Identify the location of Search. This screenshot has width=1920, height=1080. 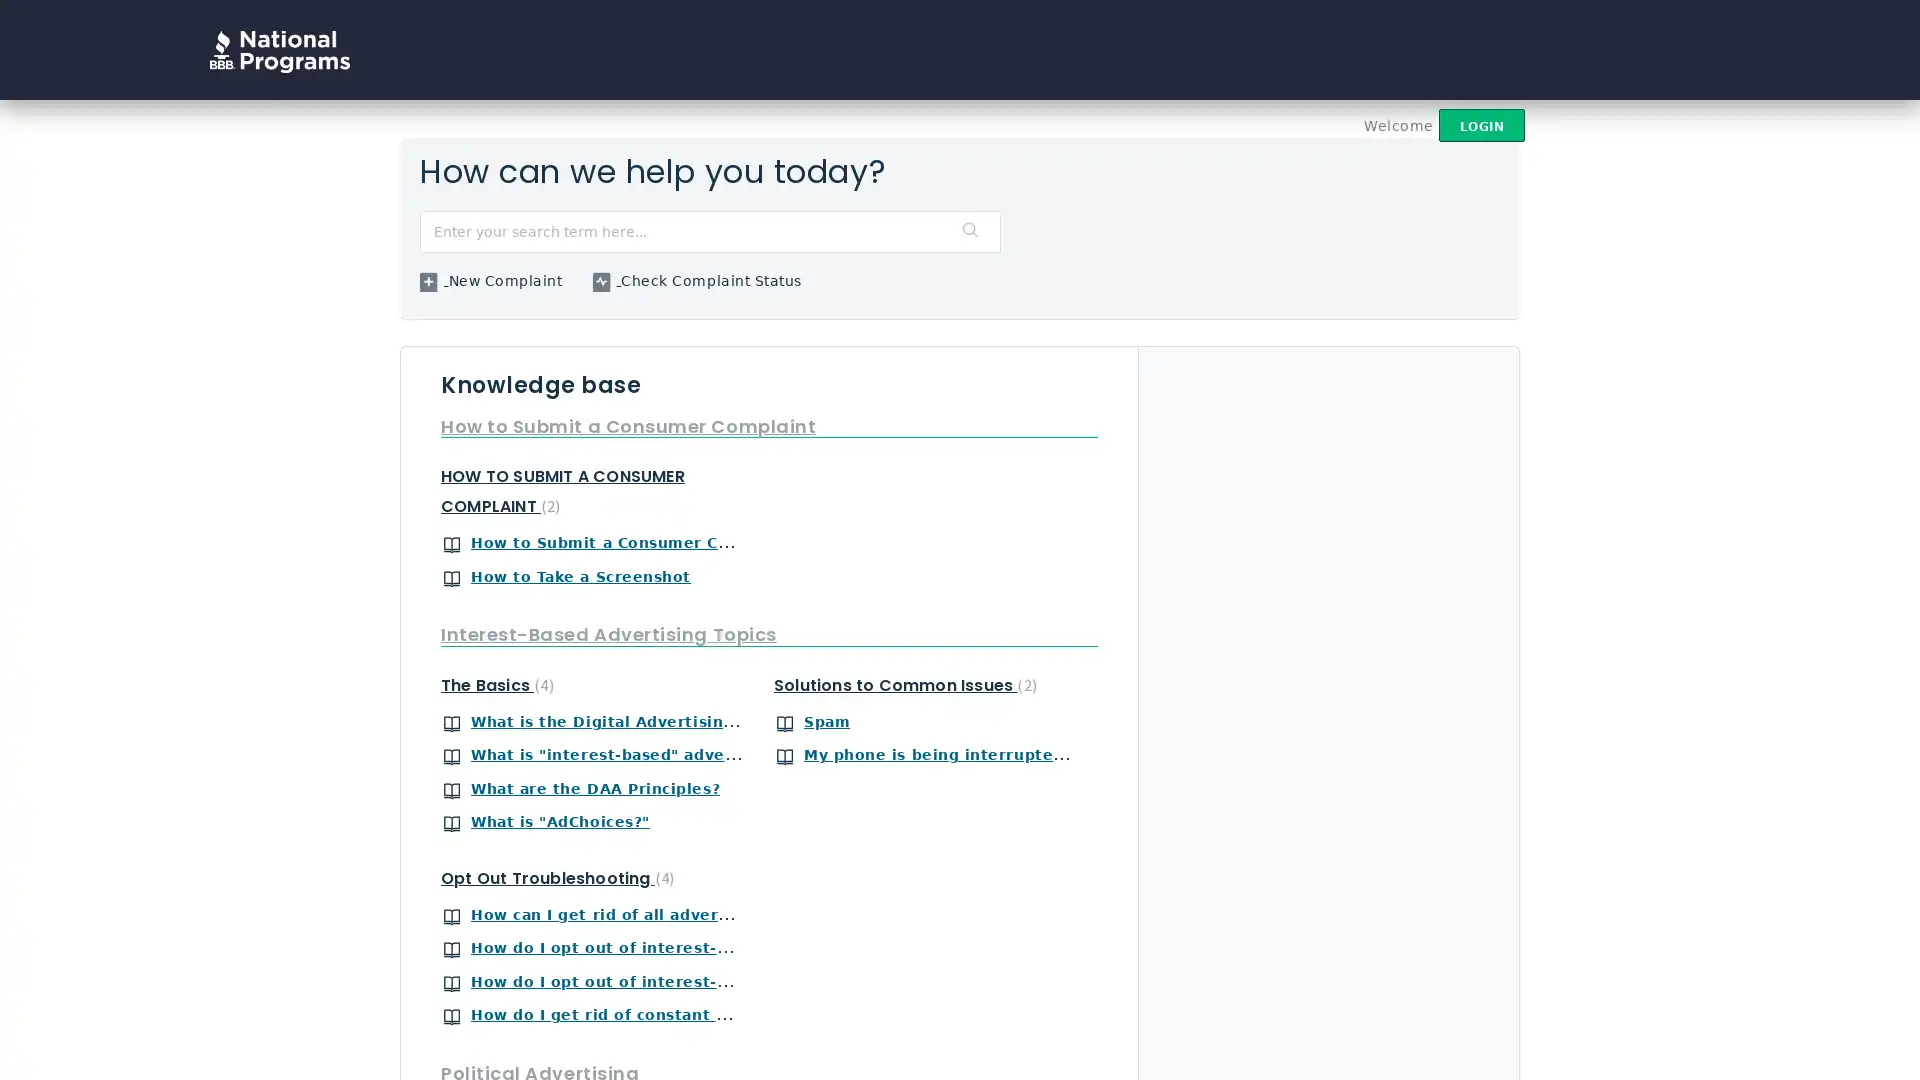
(969, 230).